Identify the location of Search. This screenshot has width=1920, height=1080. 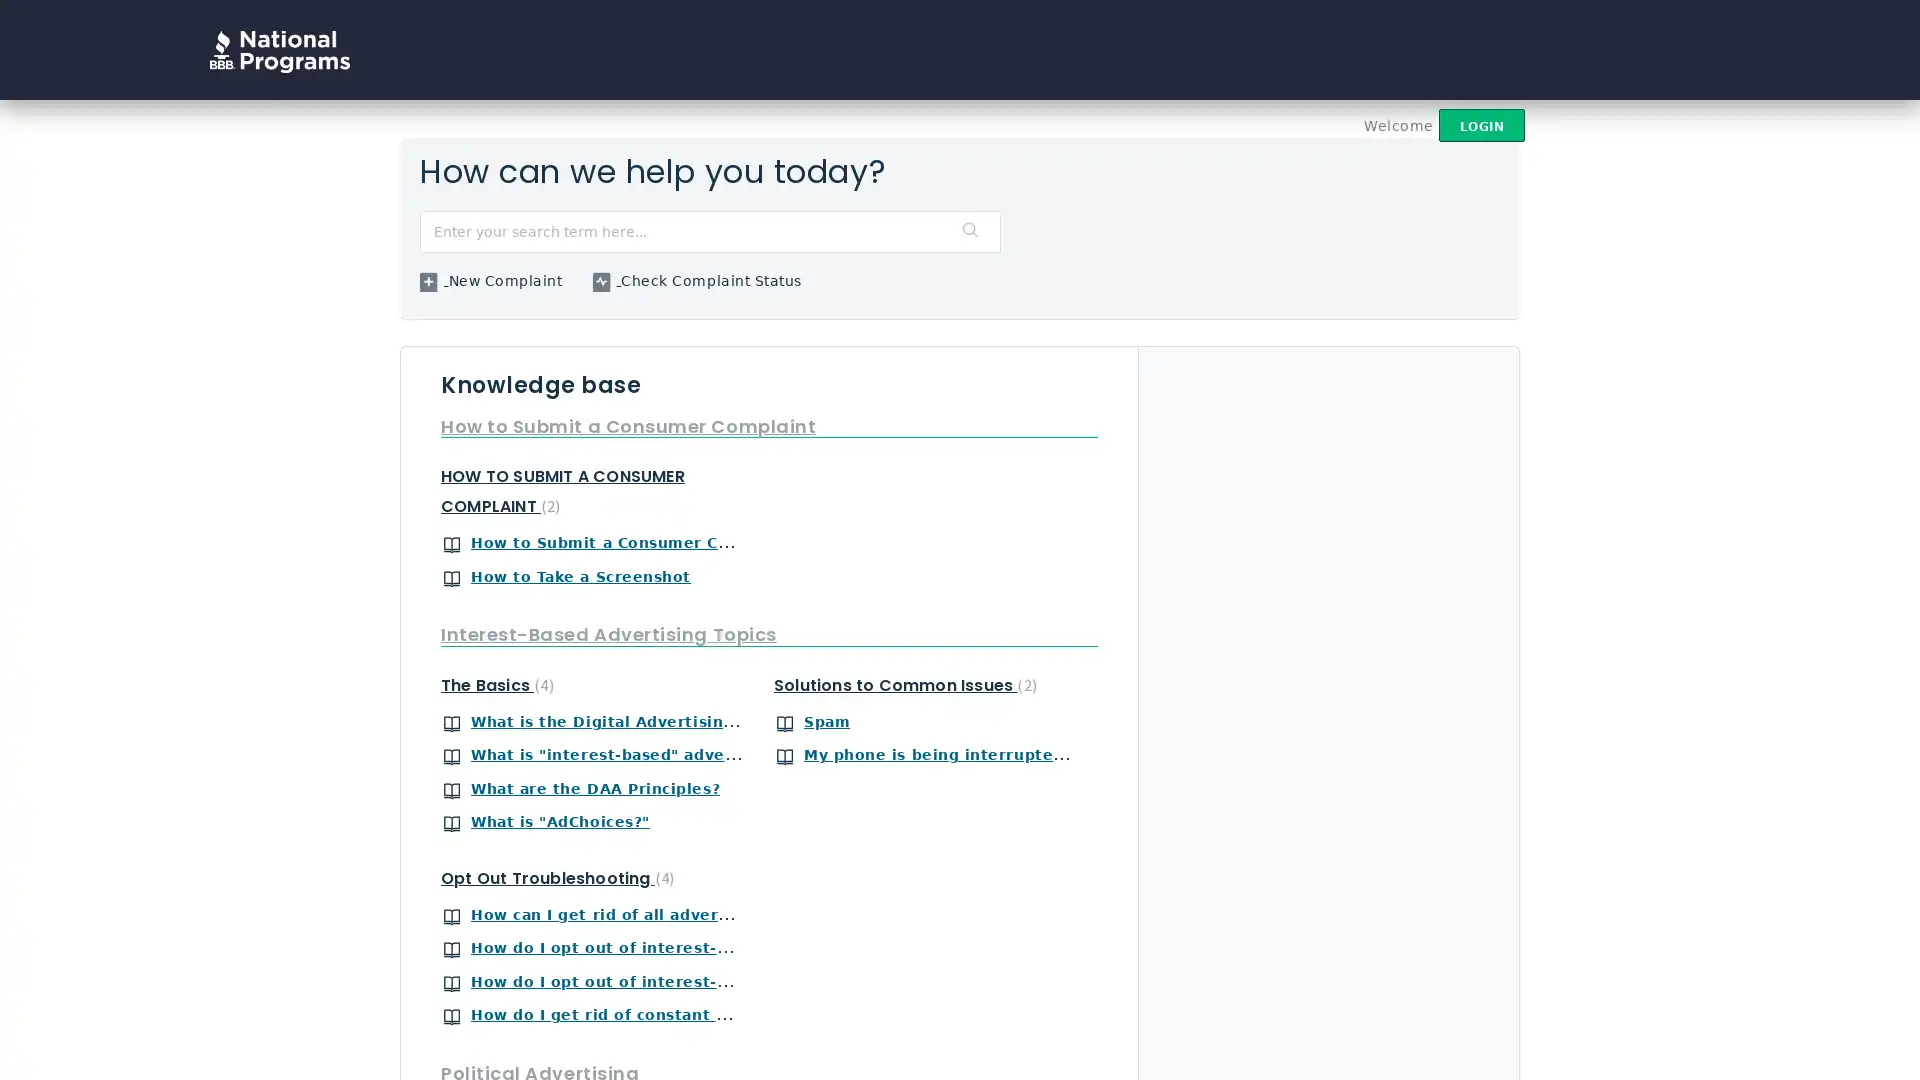
(969, 230).